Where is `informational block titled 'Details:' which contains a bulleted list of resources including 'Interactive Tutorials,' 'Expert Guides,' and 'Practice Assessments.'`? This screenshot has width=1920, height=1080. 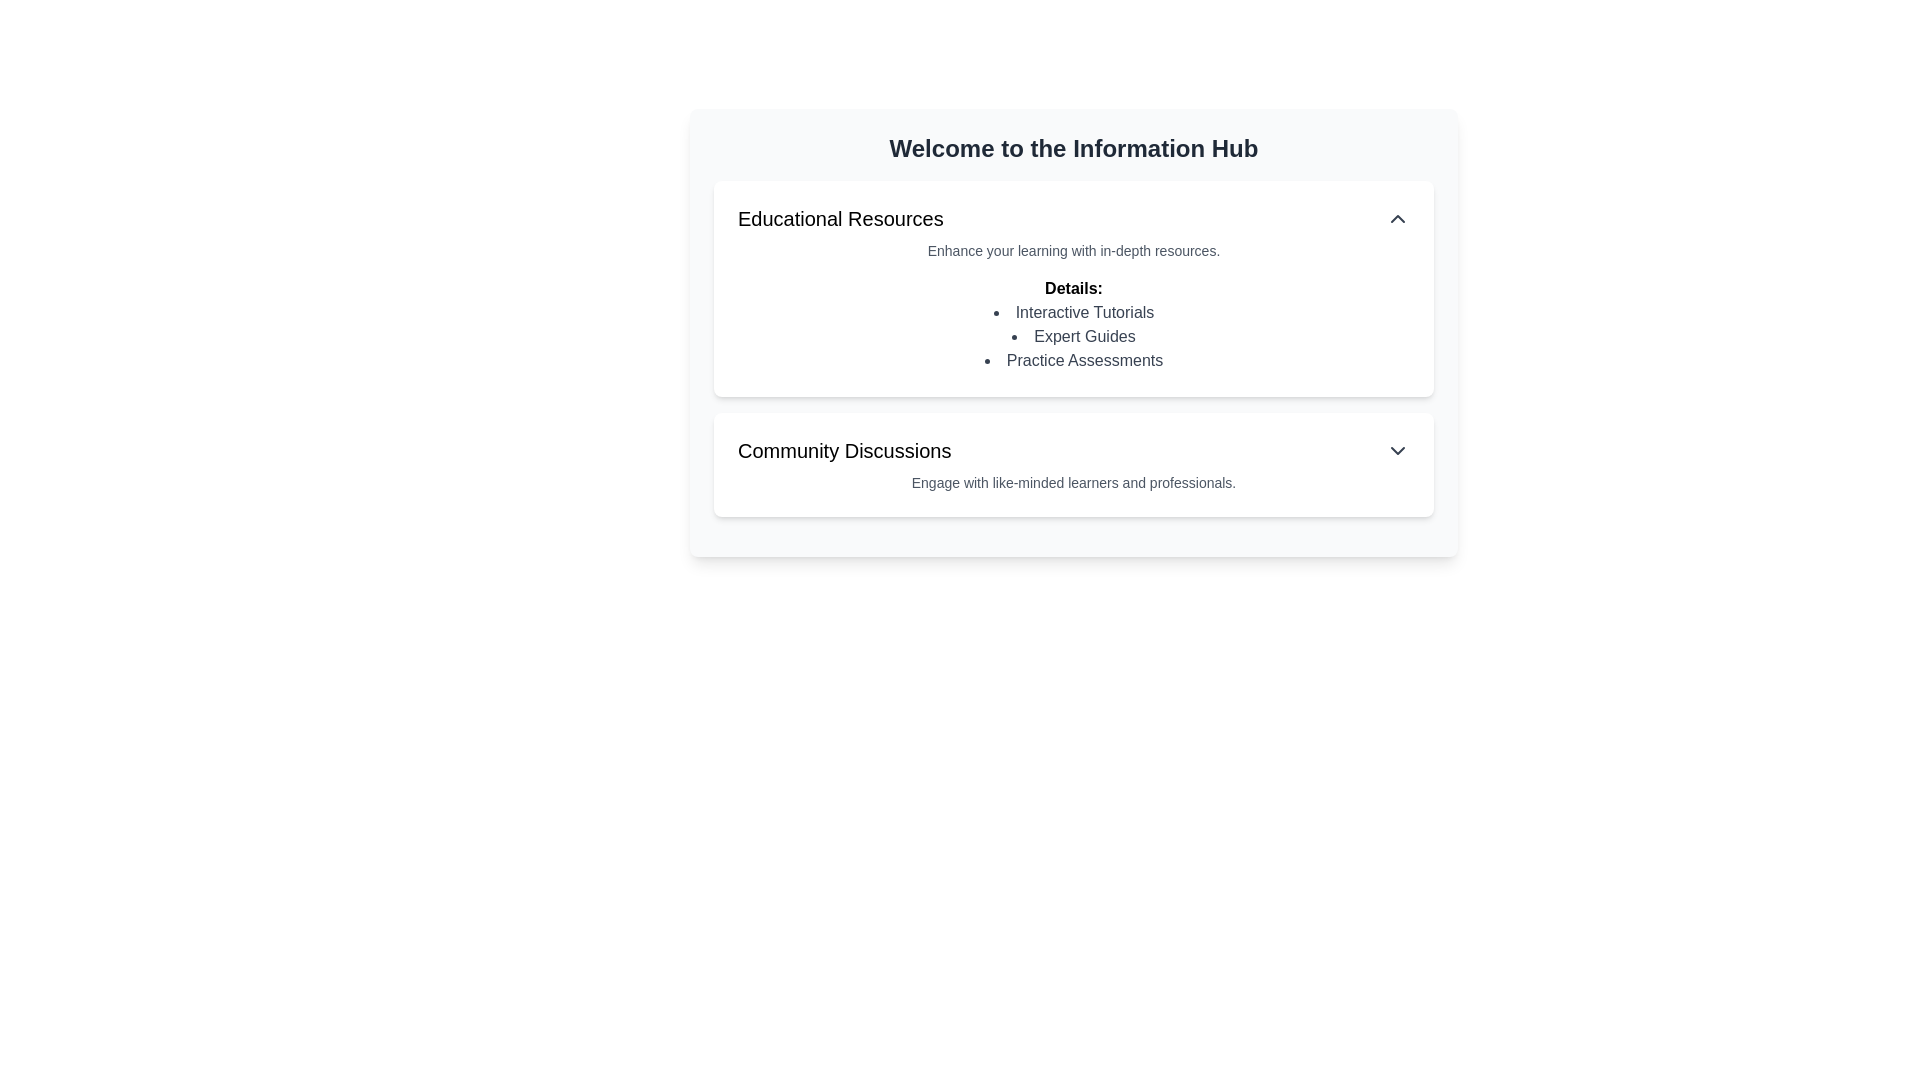 informational block titled 'Details:' which contains a bulleted list of resources including 'Interactive Tutorials,' 'Expert Guides,' and 'Practice Assessments.' is located at coordinates (1073, 323).